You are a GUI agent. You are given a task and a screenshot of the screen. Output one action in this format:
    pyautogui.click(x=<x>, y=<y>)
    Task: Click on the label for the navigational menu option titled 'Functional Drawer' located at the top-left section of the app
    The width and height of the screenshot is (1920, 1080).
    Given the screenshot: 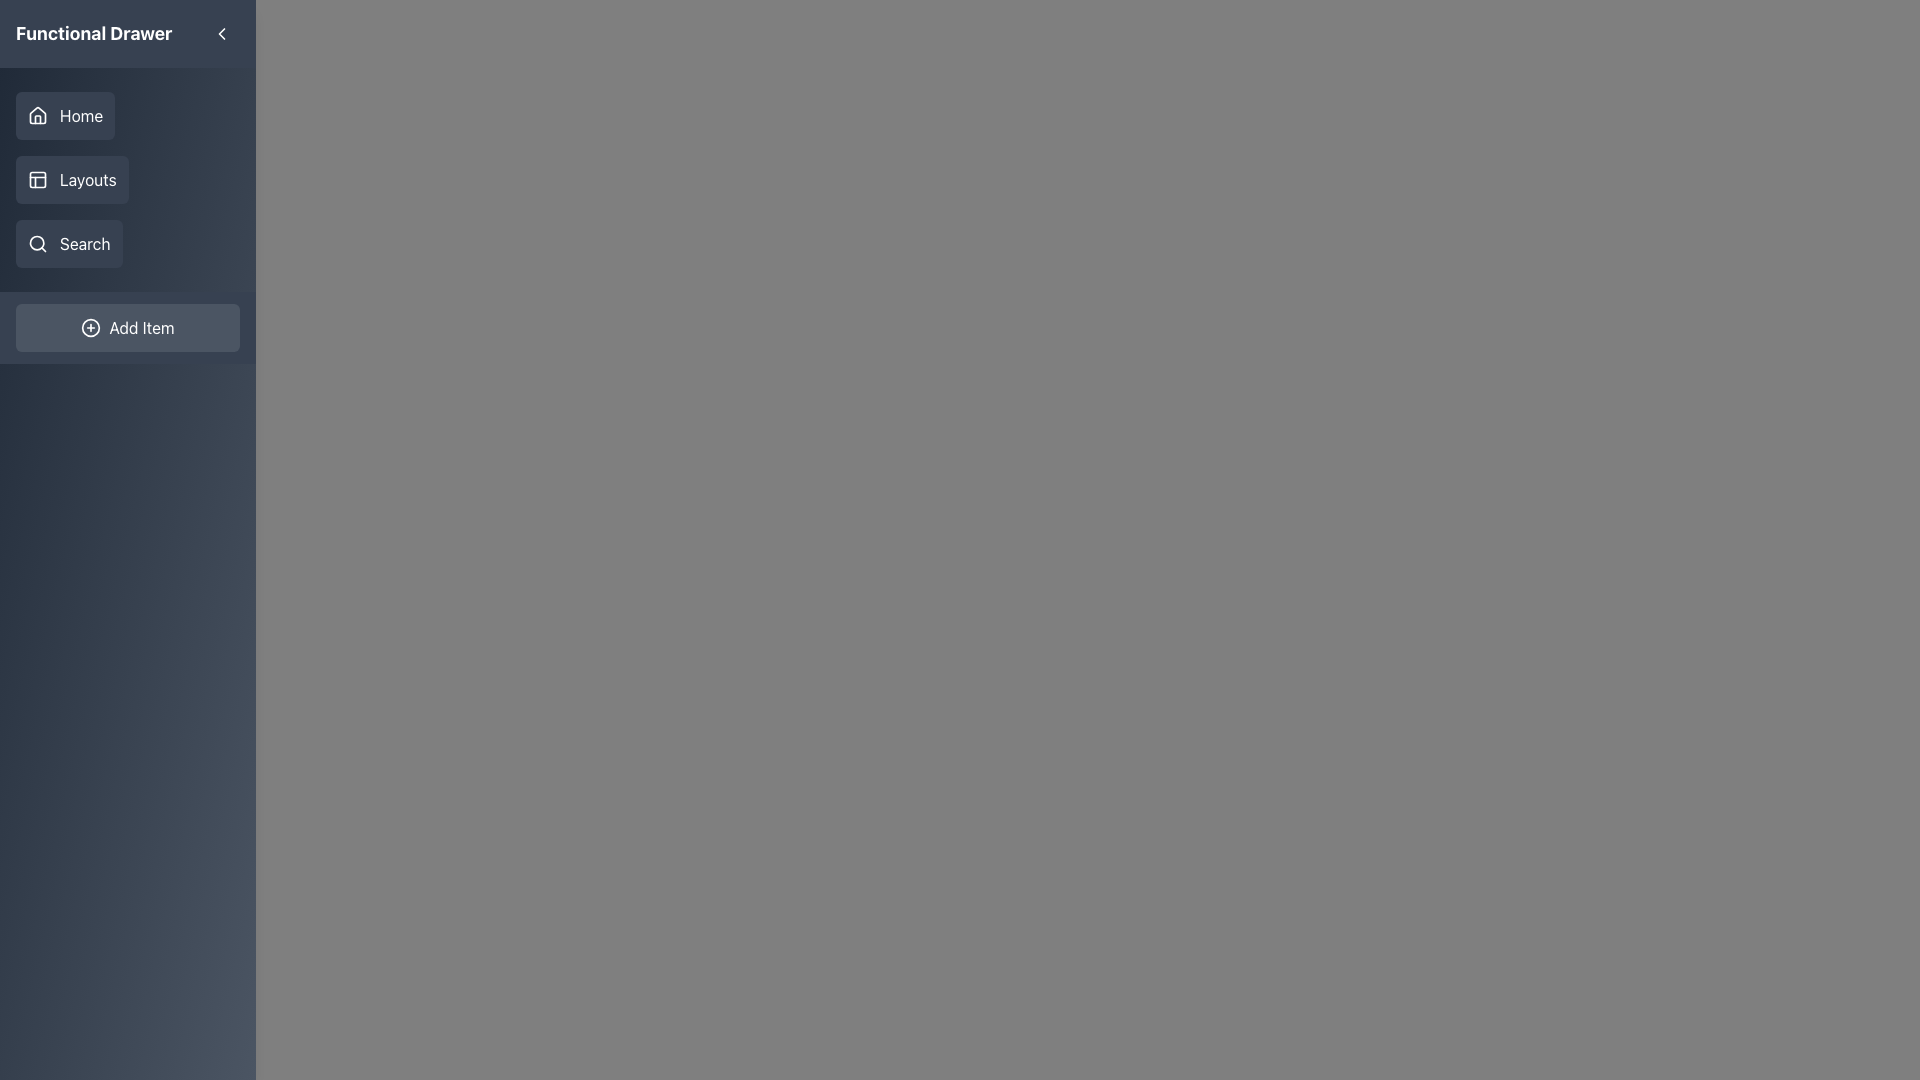 What is the action you would take?
    pyautogui.click(x=80, y=115)
    